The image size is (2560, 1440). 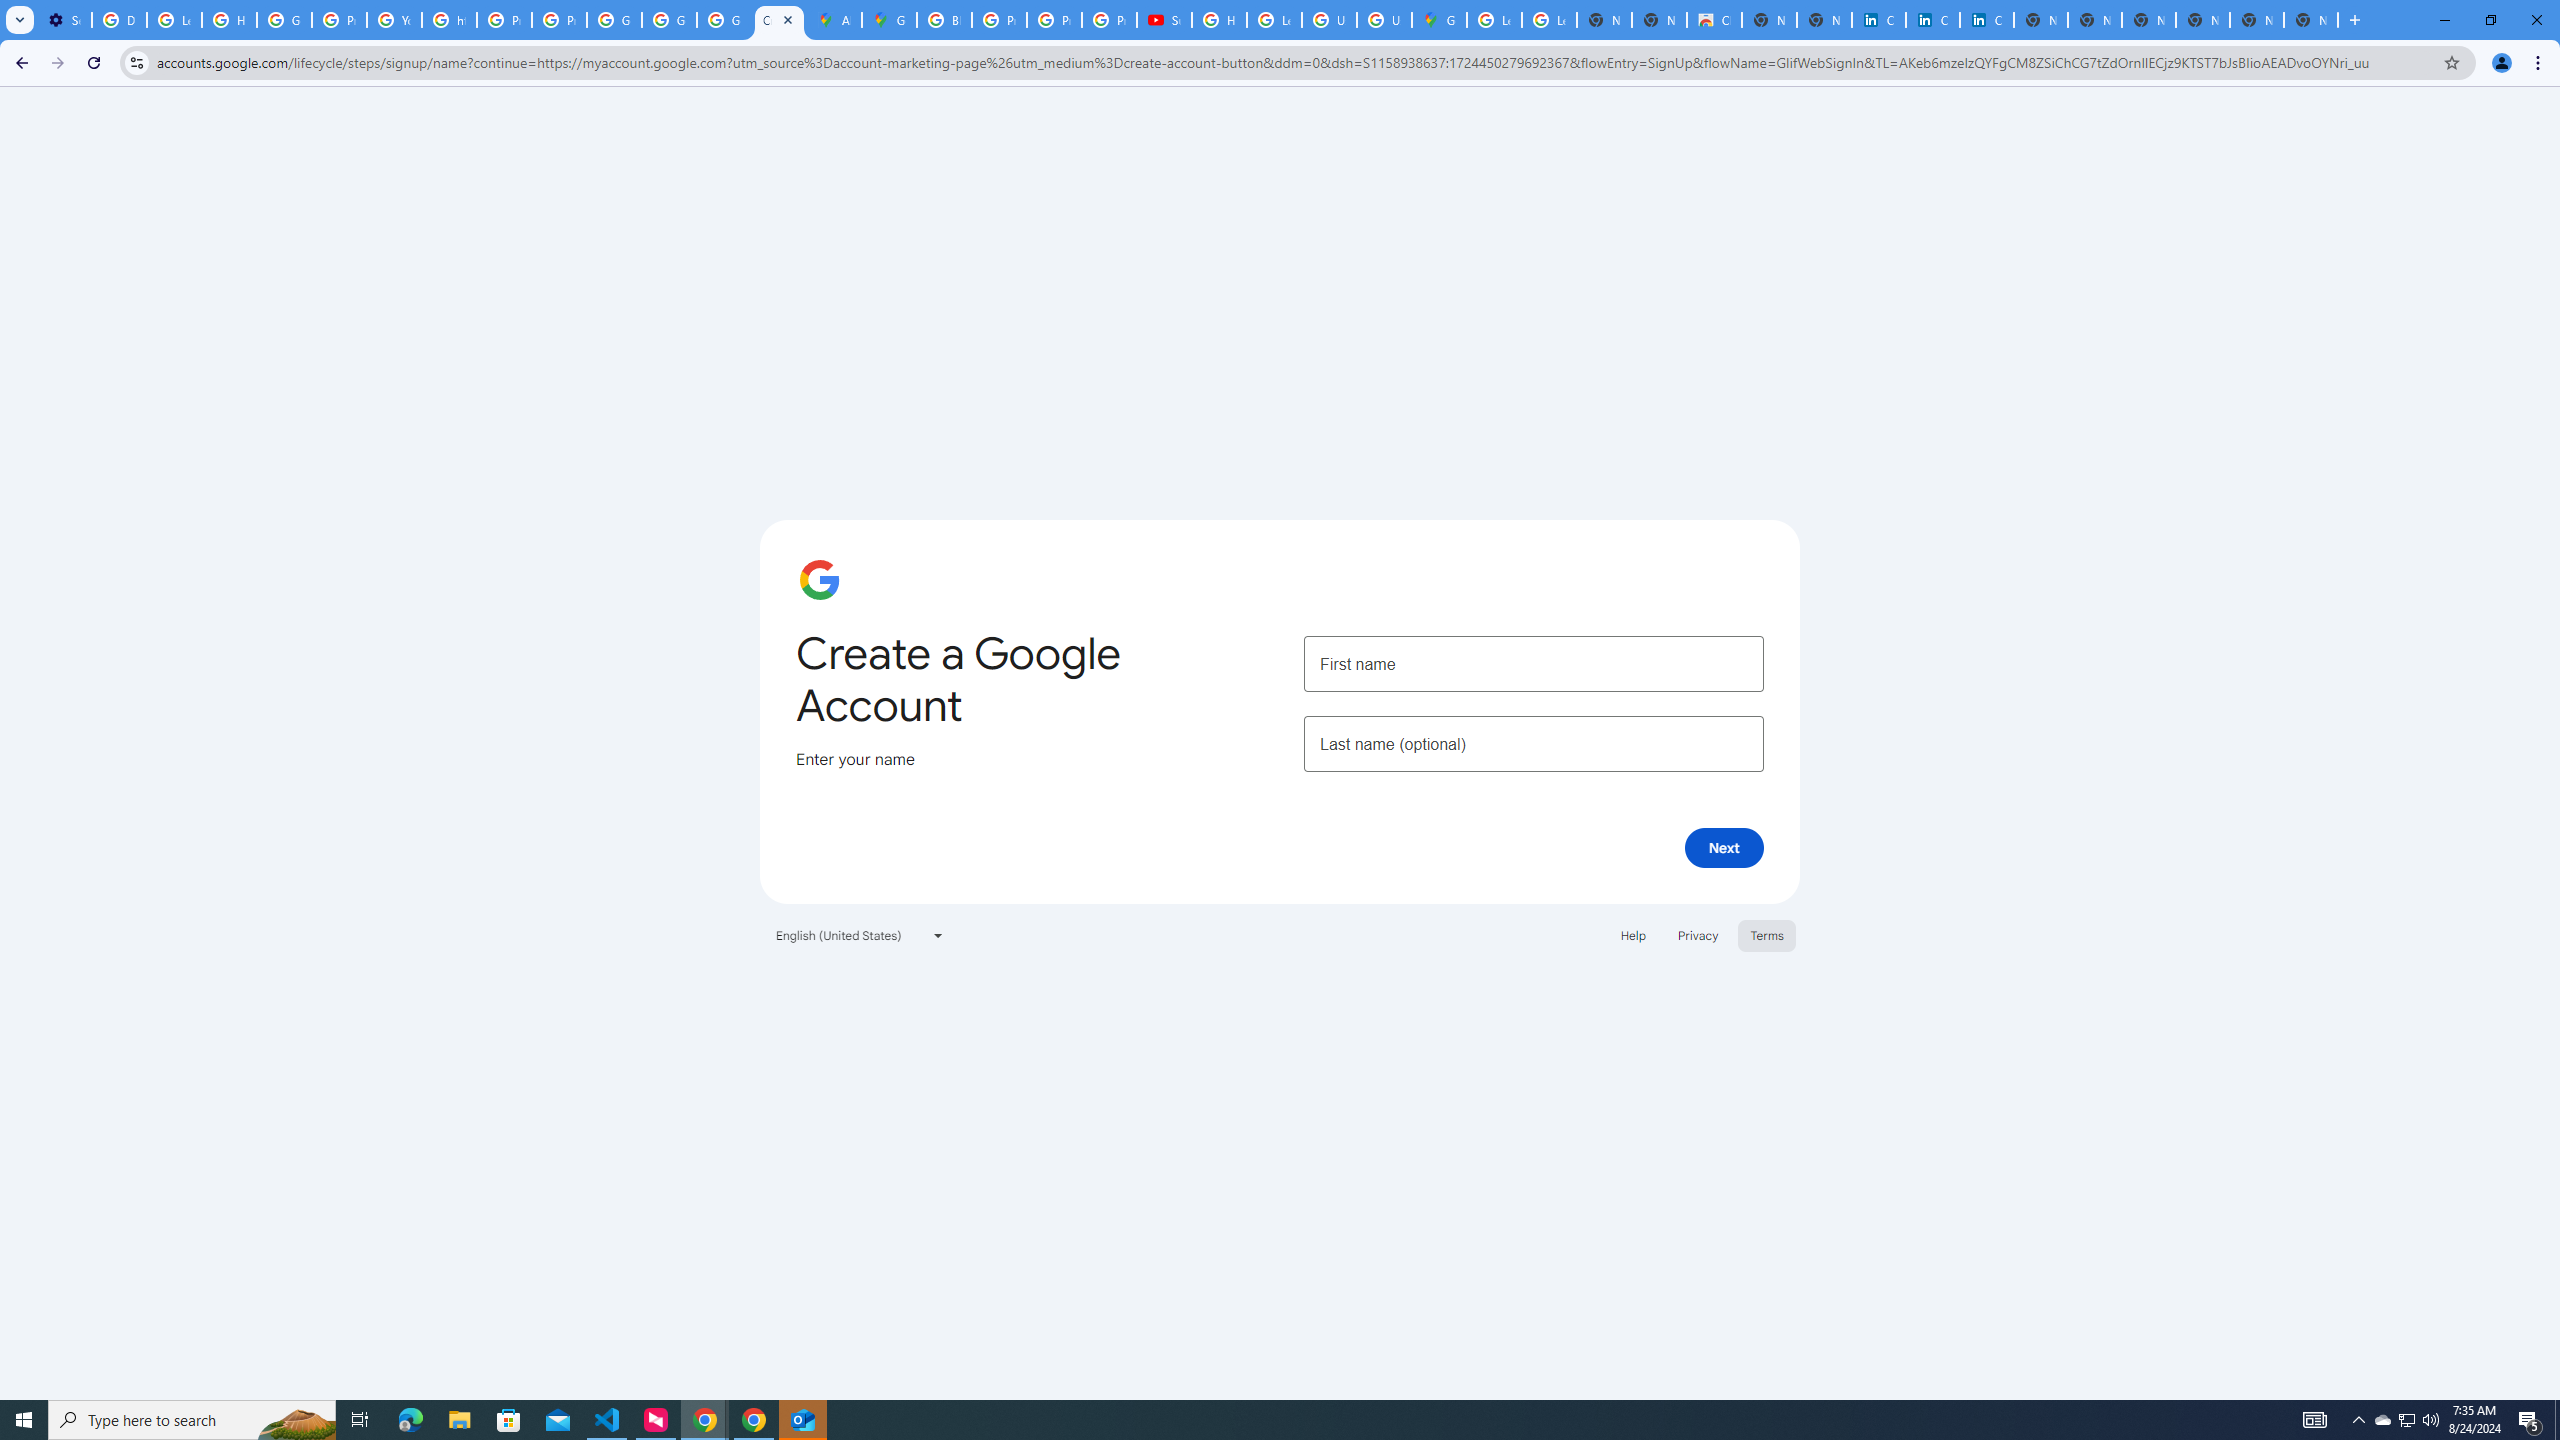 What do you see at coordinates (1985, 19) in the screenshot?
I see `'Copyright Policy'` at bounding box center [1985, 19].